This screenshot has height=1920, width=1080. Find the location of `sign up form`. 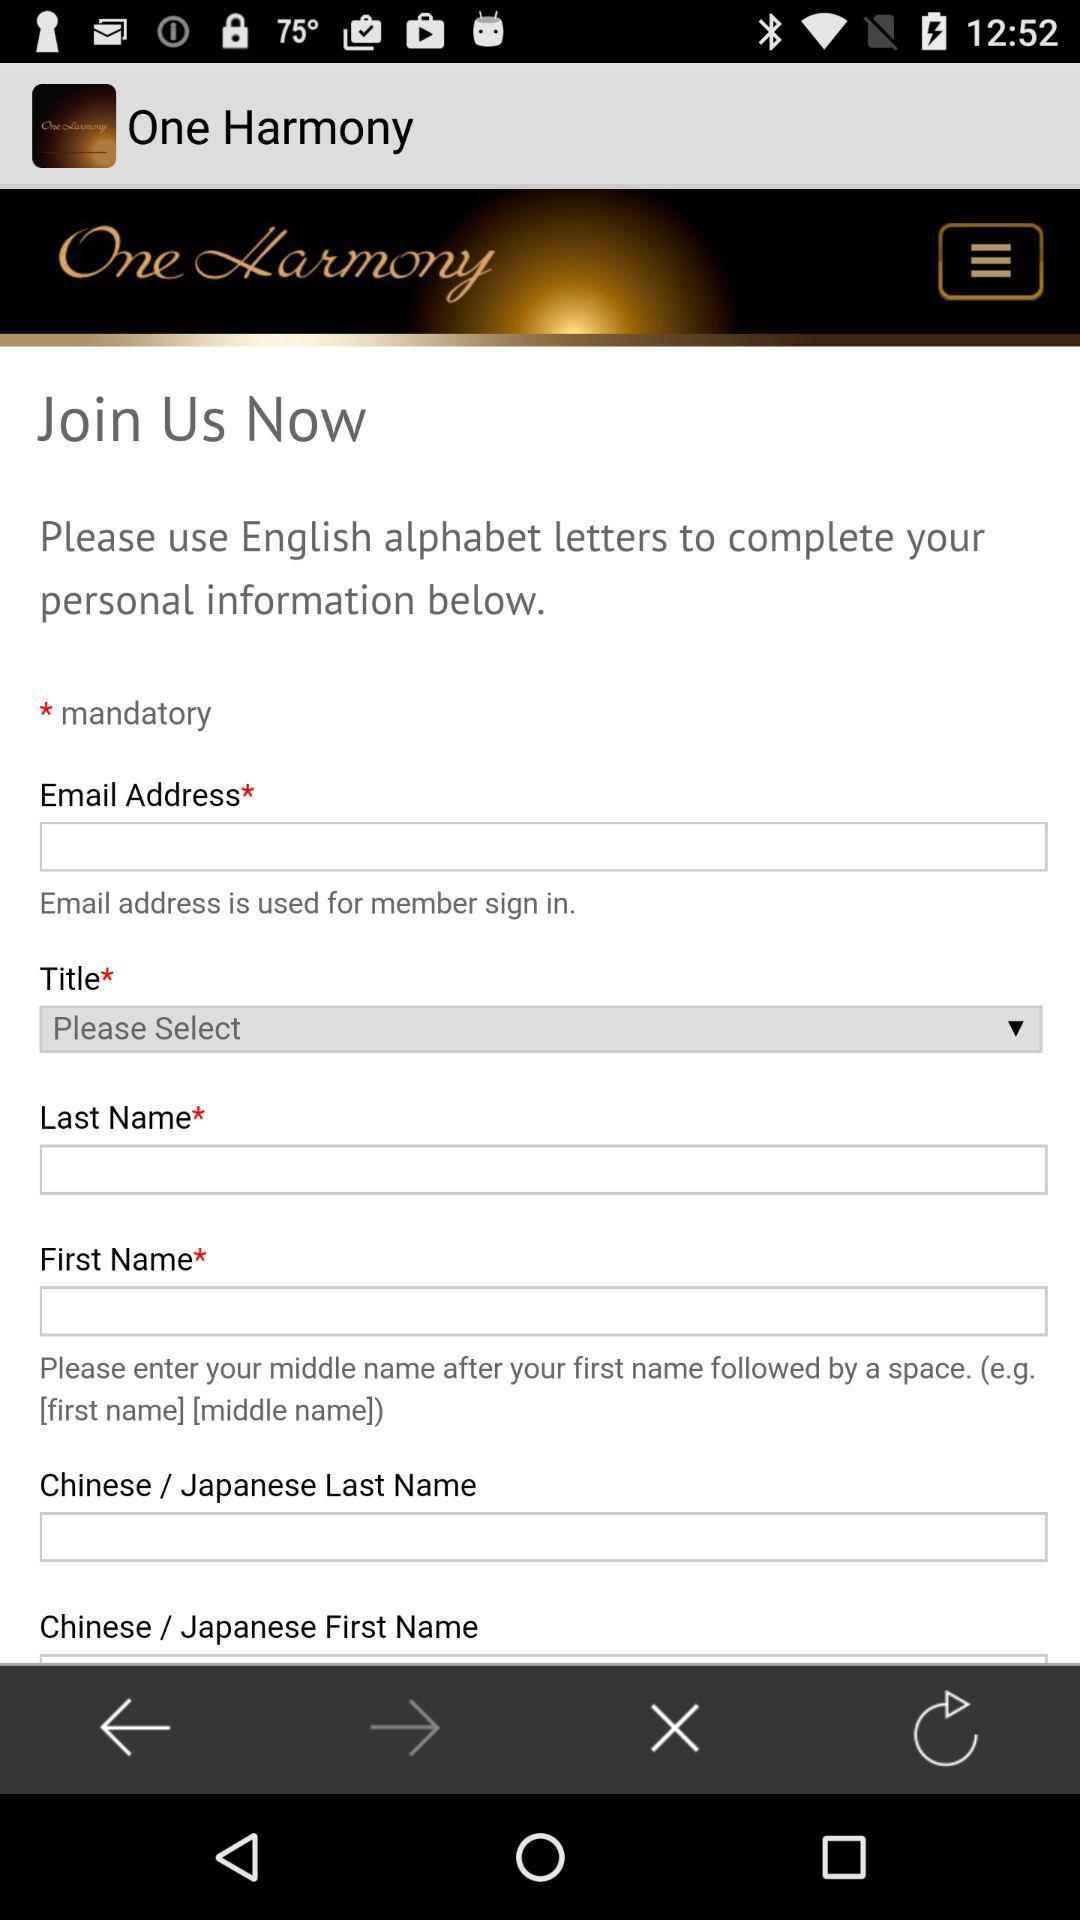

sign up form is located at coordinates (540, 924).